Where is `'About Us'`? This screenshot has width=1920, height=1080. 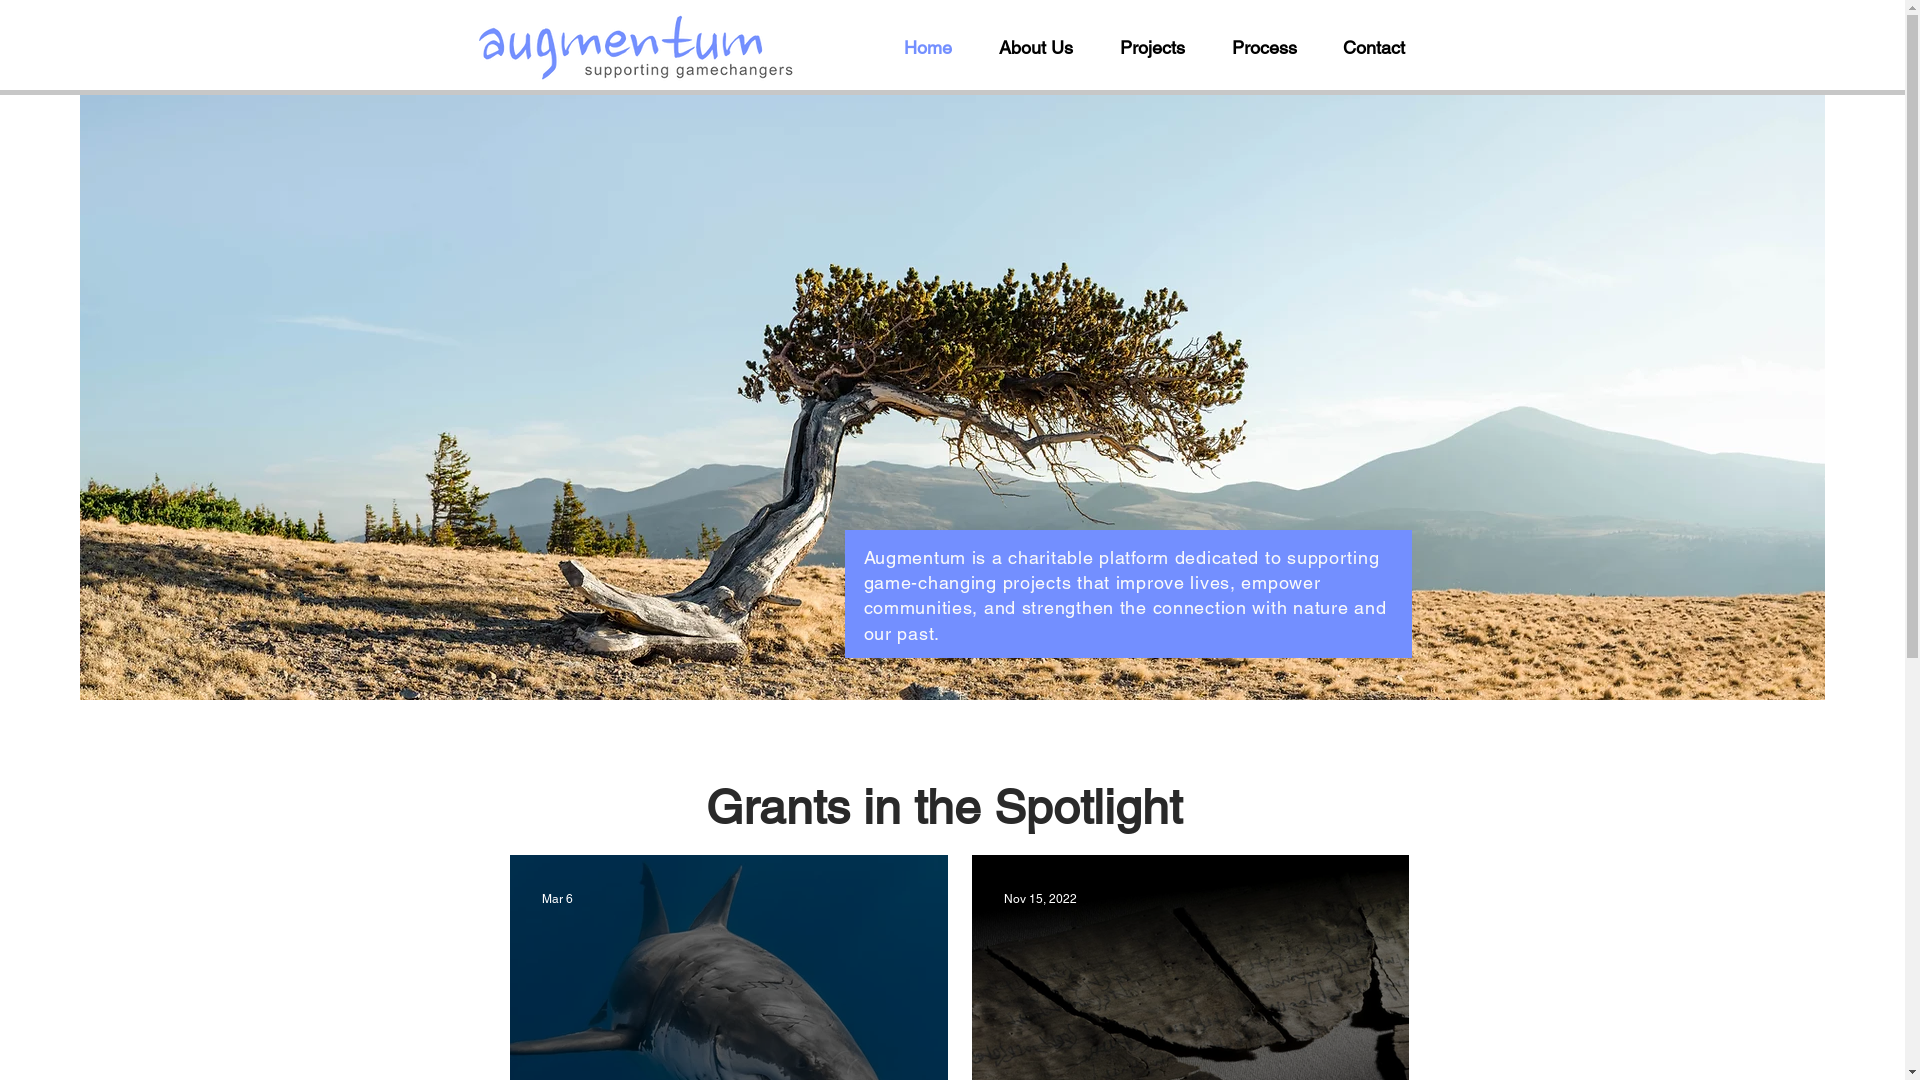
'About Us' is located at coordinates (1043, 46).